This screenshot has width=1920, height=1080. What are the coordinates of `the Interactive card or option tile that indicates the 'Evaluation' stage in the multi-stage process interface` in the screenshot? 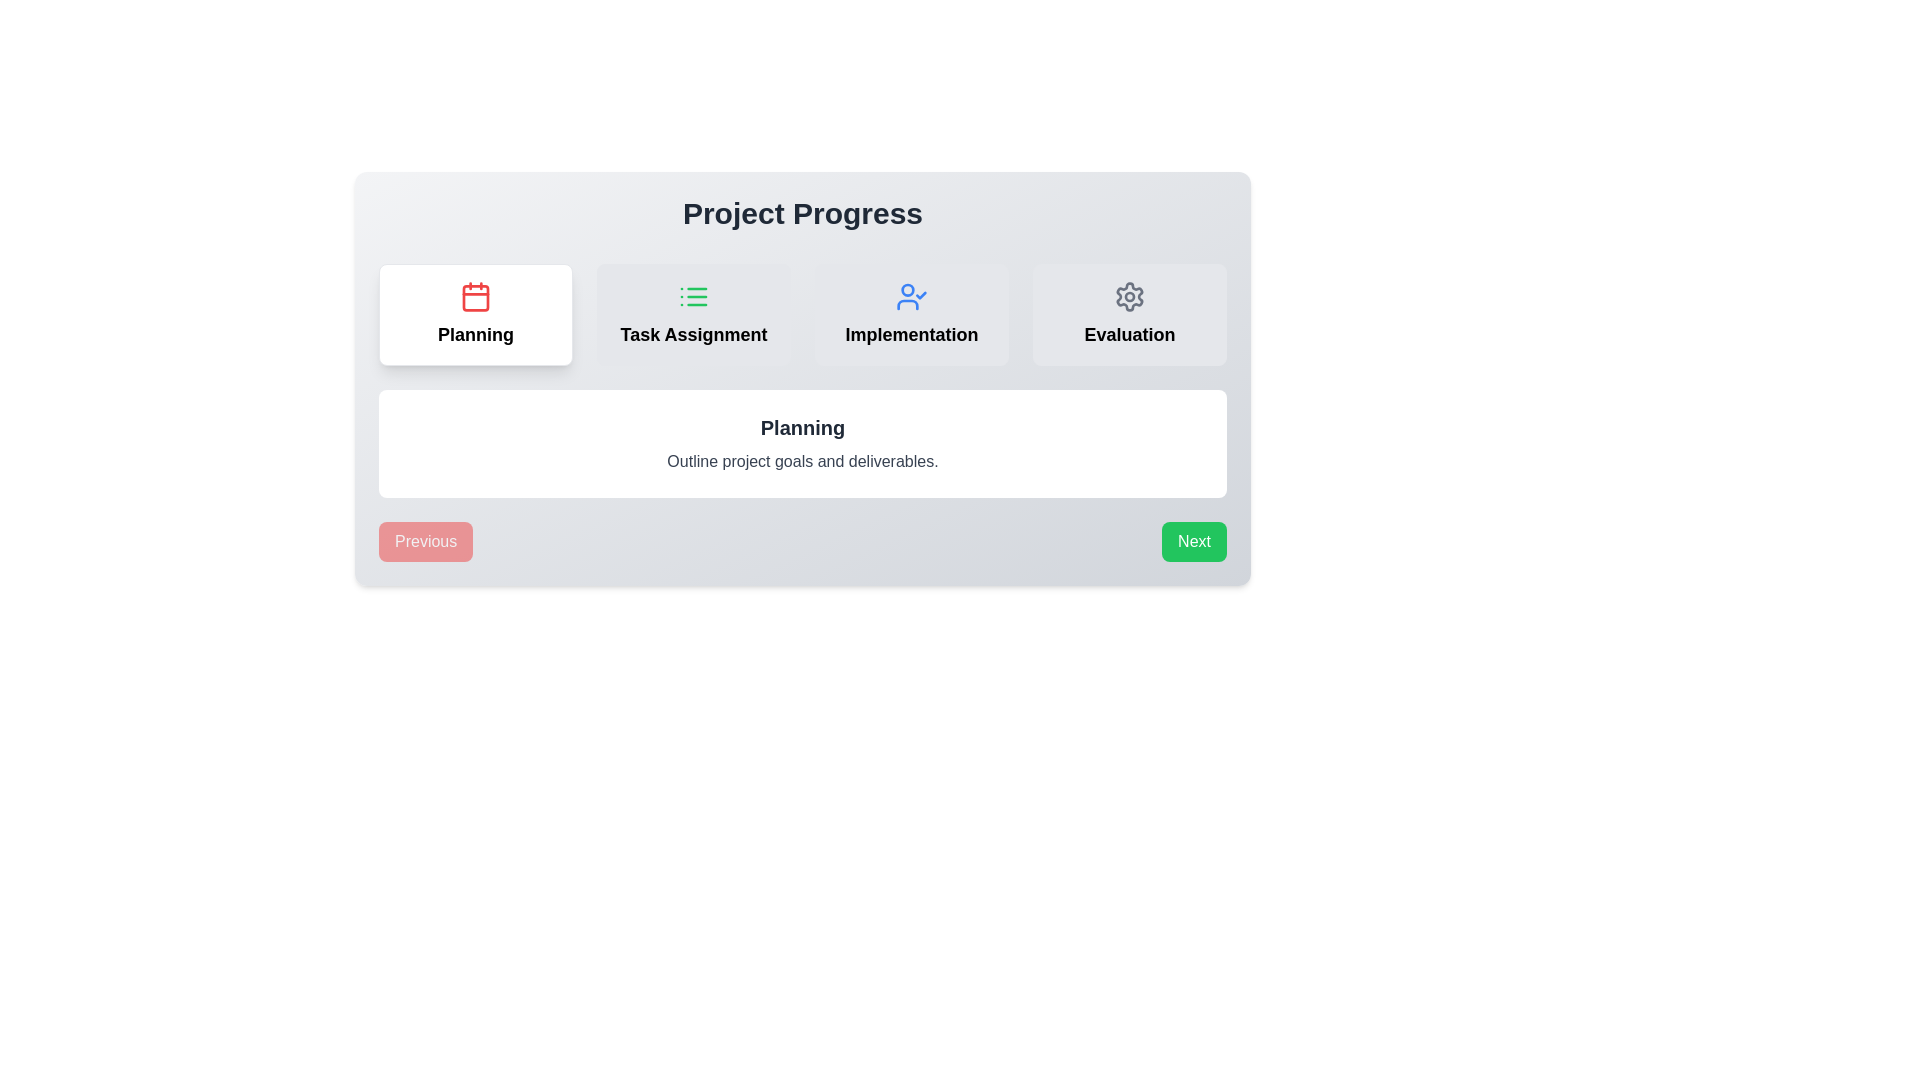 It's located at (1129, 315).